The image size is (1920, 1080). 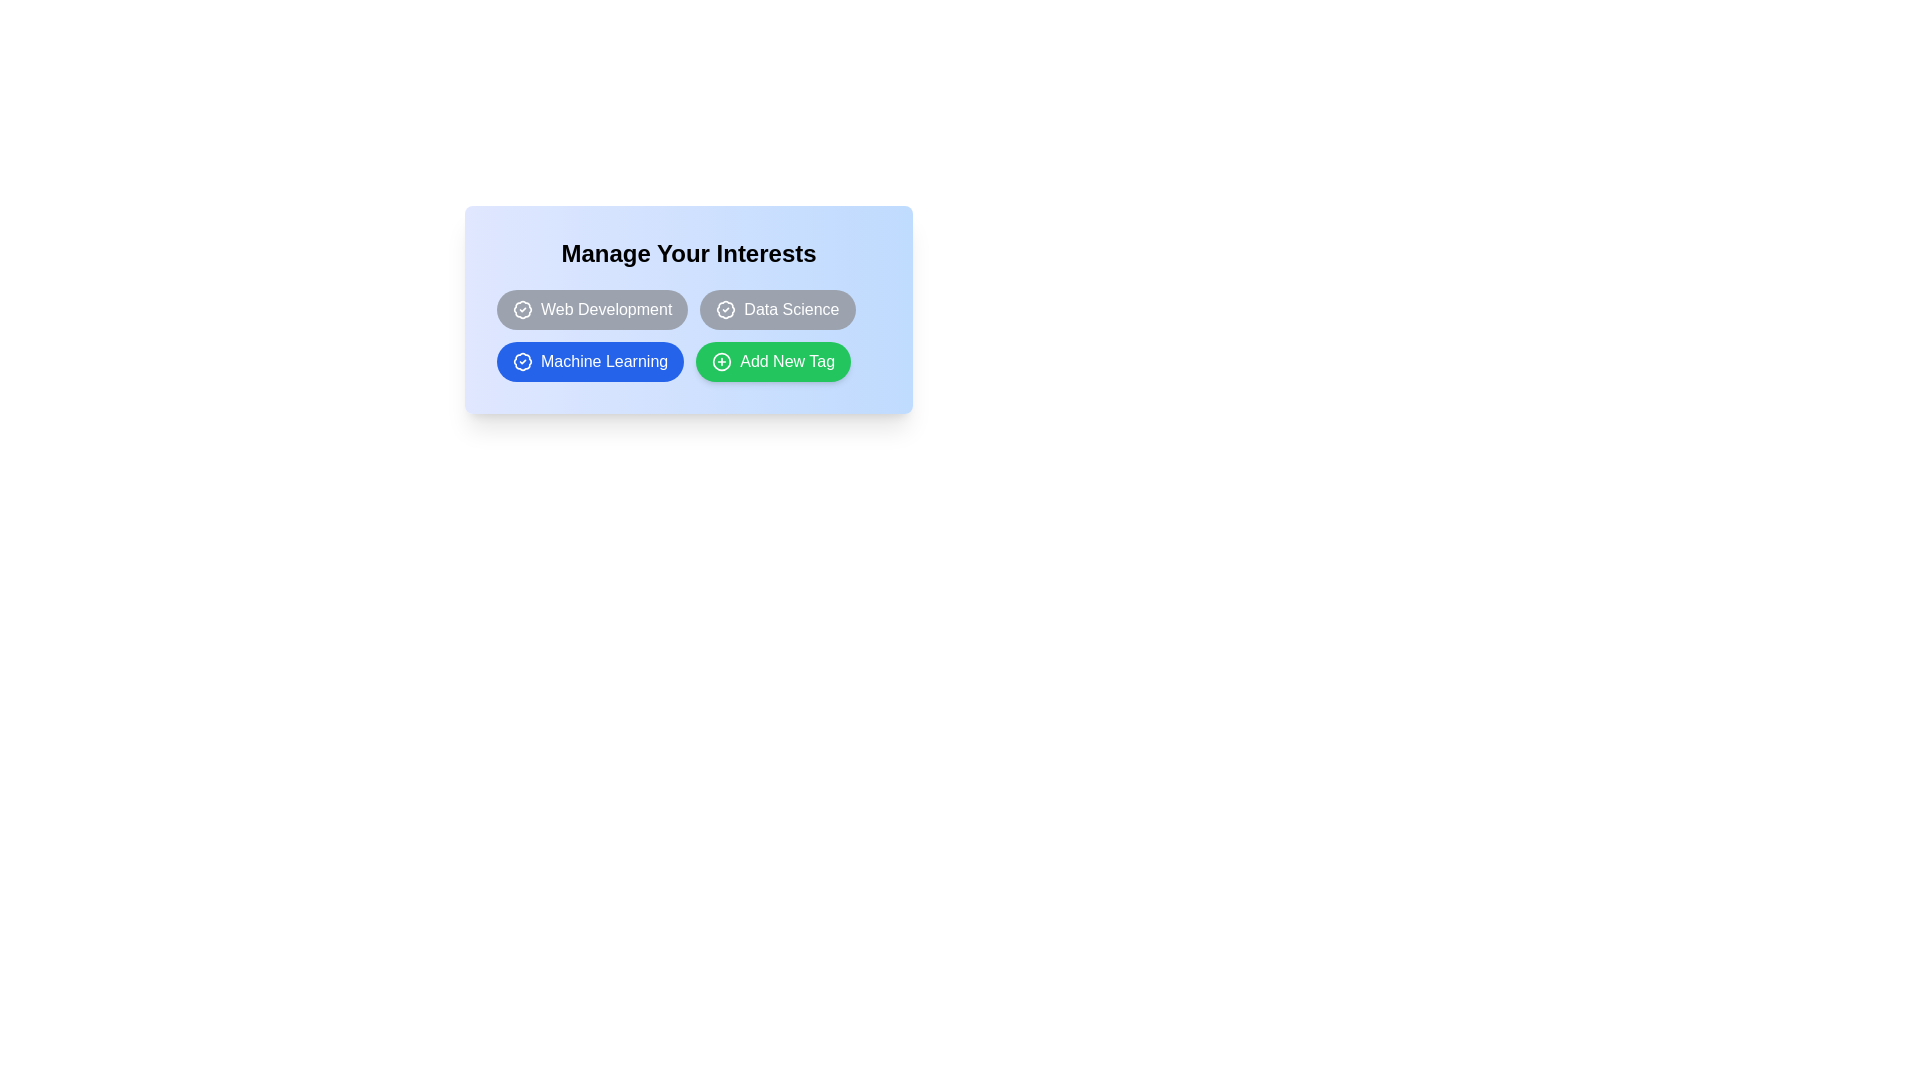 What do you see at coordinates (776, 309) in the screenshot?
I see `the tag Data Science` at bounding box center [776, 309].